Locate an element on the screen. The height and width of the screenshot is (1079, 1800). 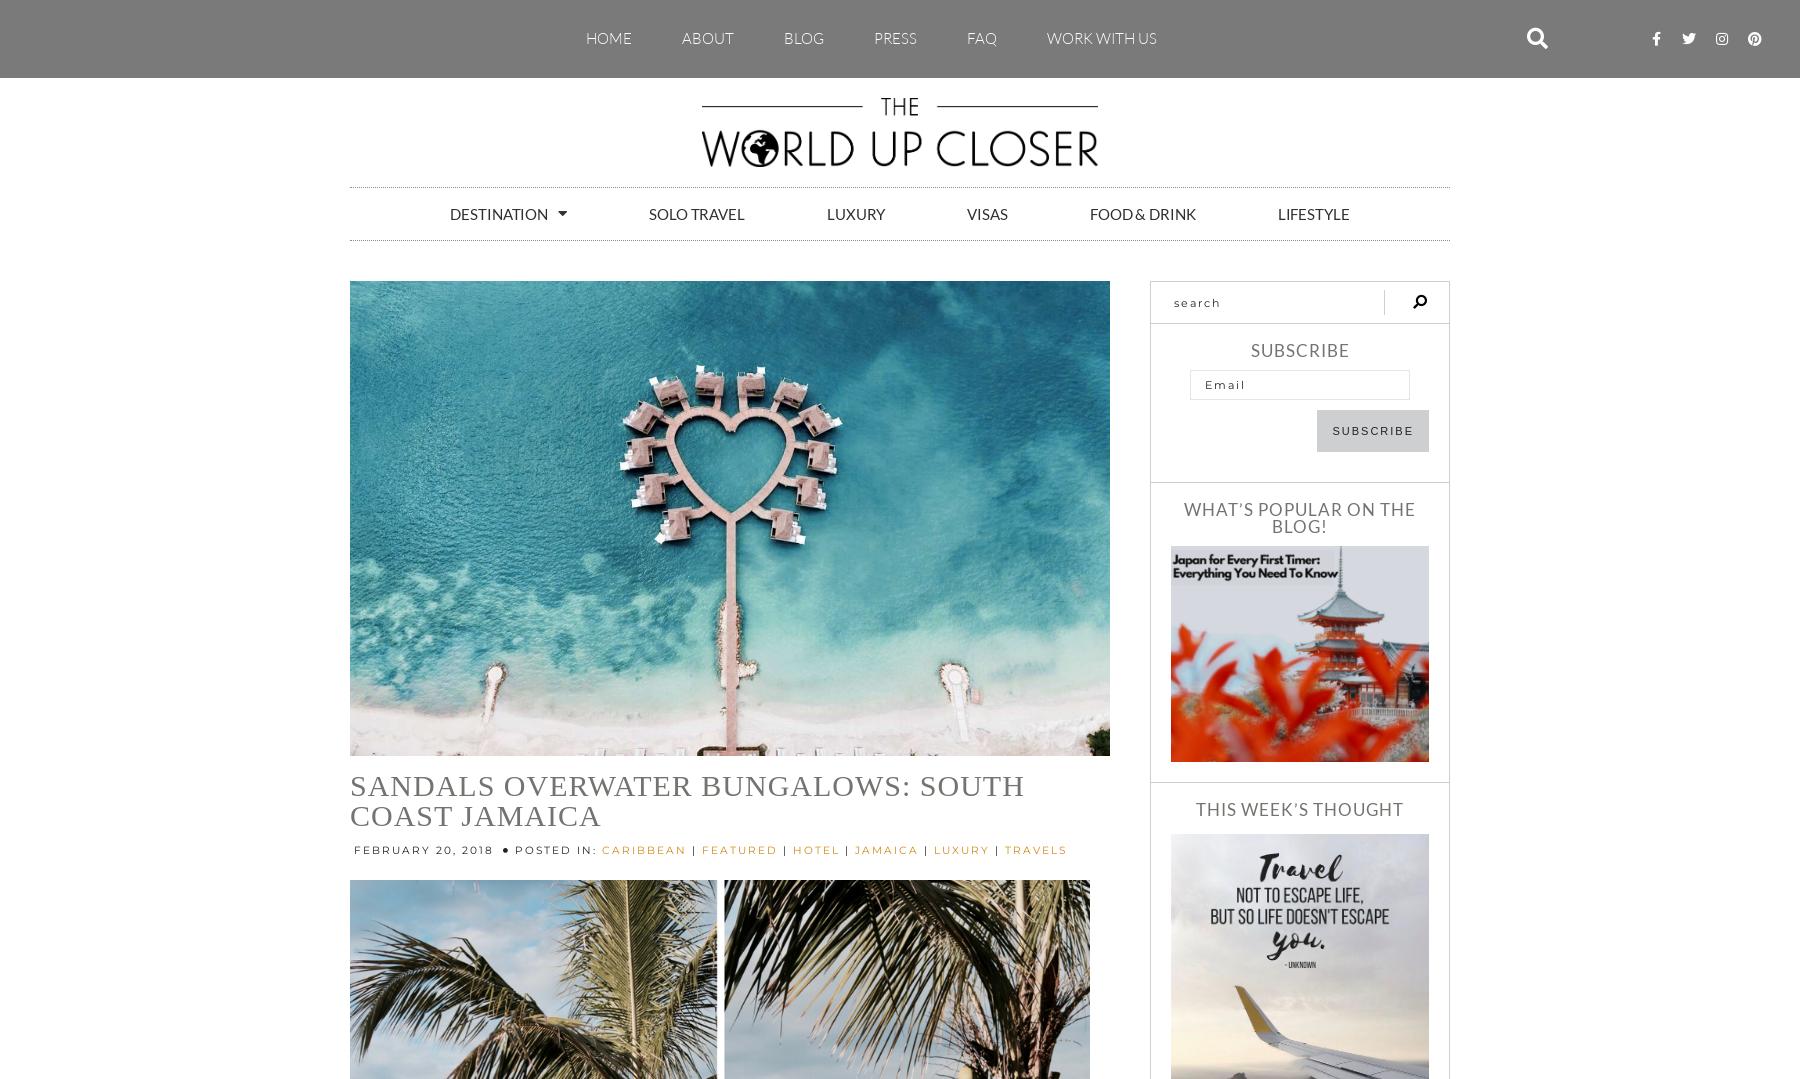
'Press' is located at coordinates (895, 37).